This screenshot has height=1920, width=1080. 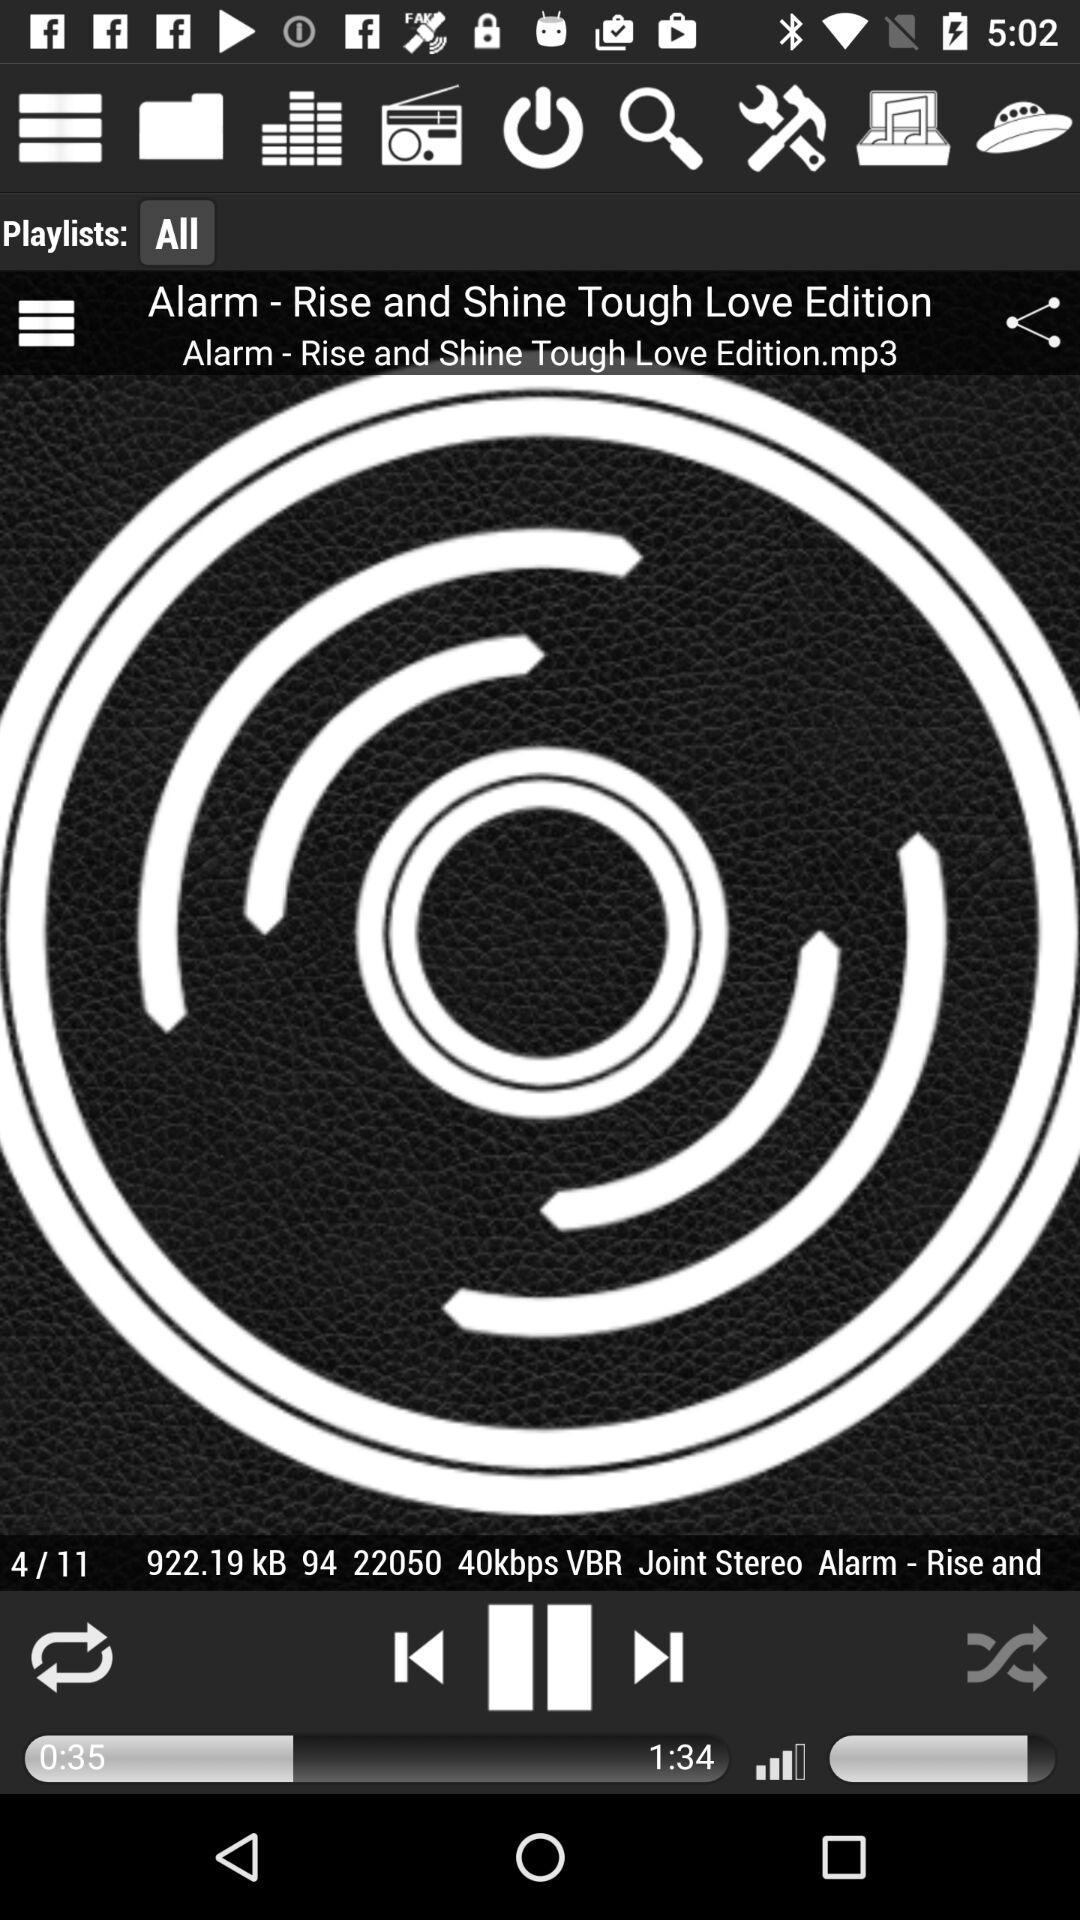 I want to click on 4 / 11 icon, so click(x=49, y=1562).